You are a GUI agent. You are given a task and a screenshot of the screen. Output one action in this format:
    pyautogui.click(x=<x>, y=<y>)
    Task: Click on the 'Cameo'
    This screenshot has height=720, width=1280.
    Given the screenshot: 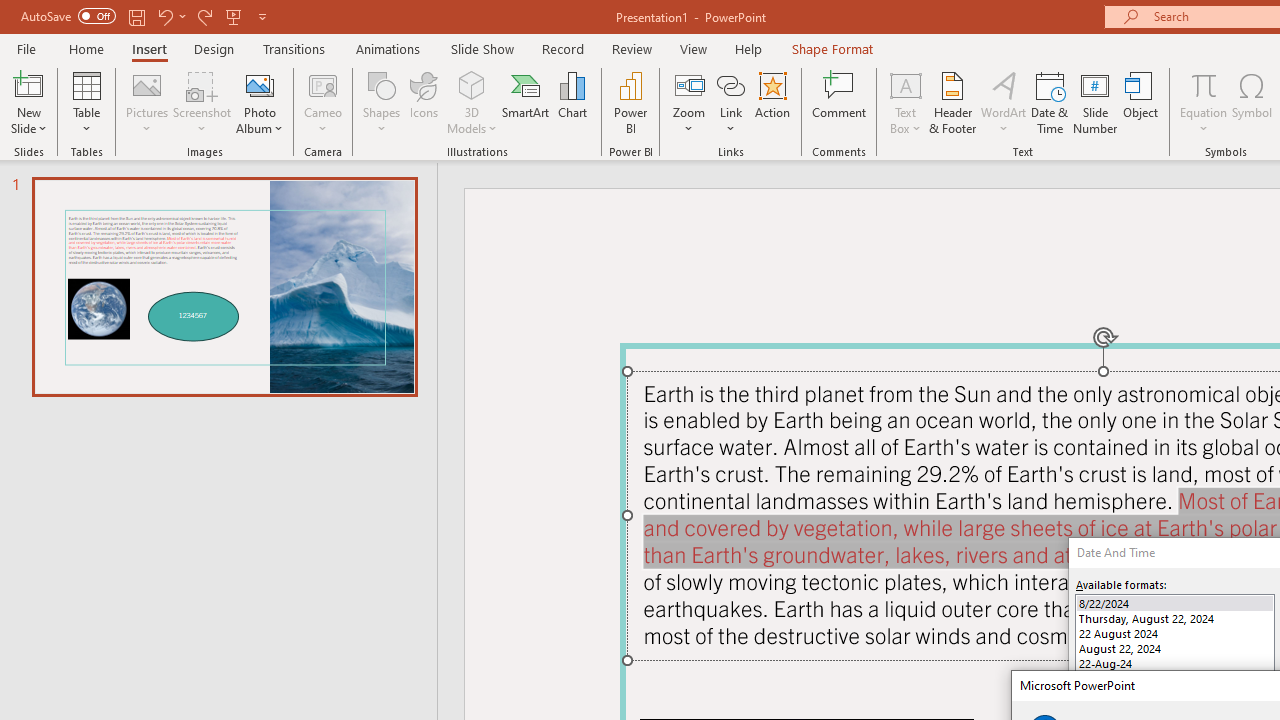 What is the action you would take?
    pyautogui.click(x=323, y=103)
    